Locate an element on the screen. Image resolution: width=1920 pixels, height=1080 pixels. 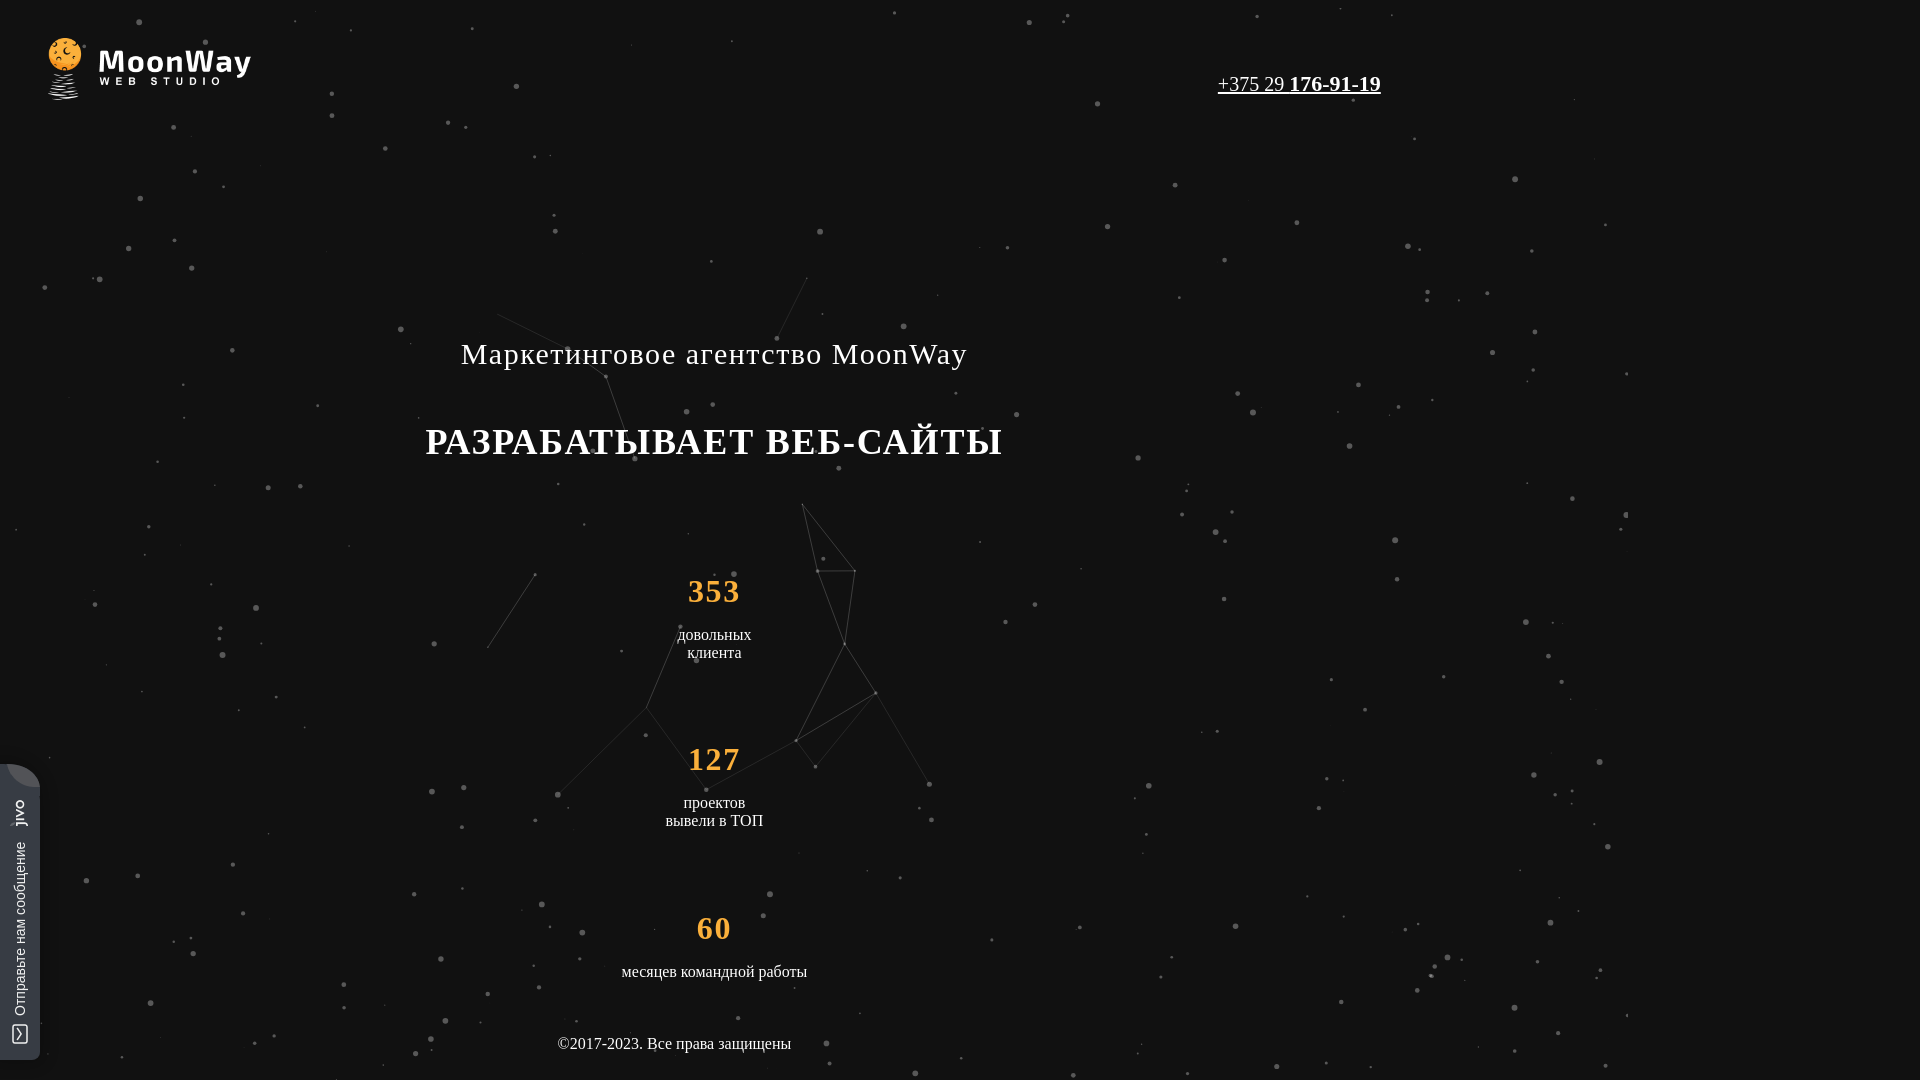
'+375 29 176-91-19' is located at coordinates (1299, 83).